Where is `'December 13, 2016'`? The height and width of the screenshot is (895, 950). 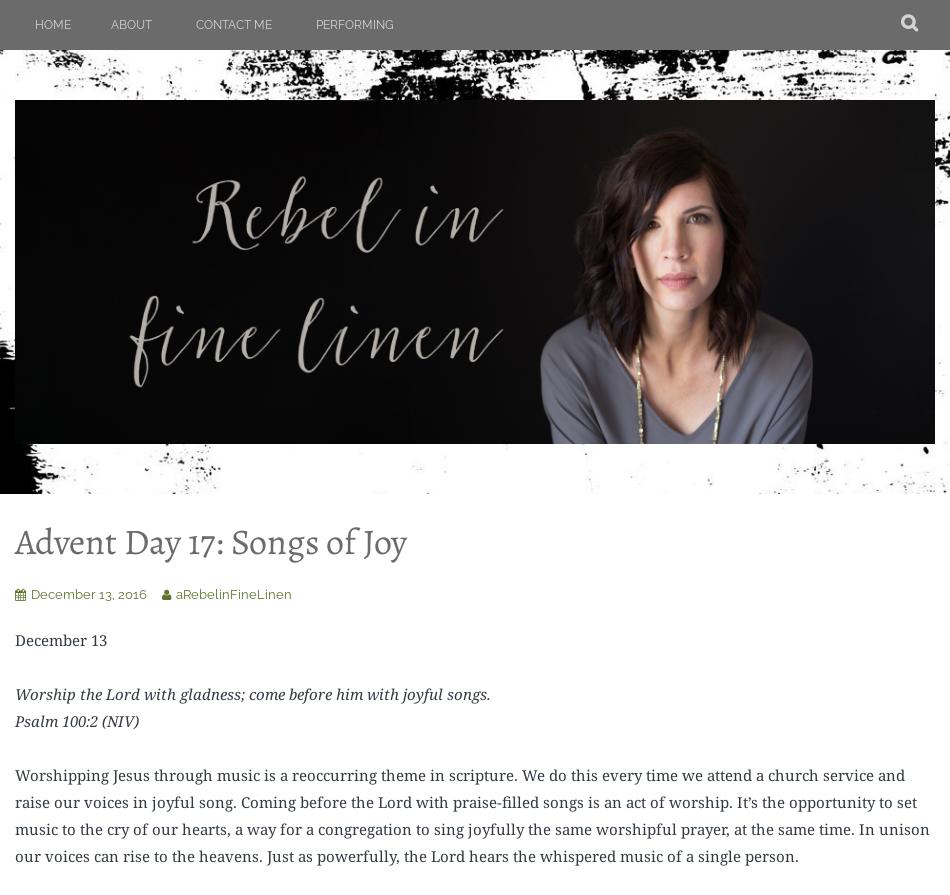
'December 13, 2016' is located at coordinates (89, 593).